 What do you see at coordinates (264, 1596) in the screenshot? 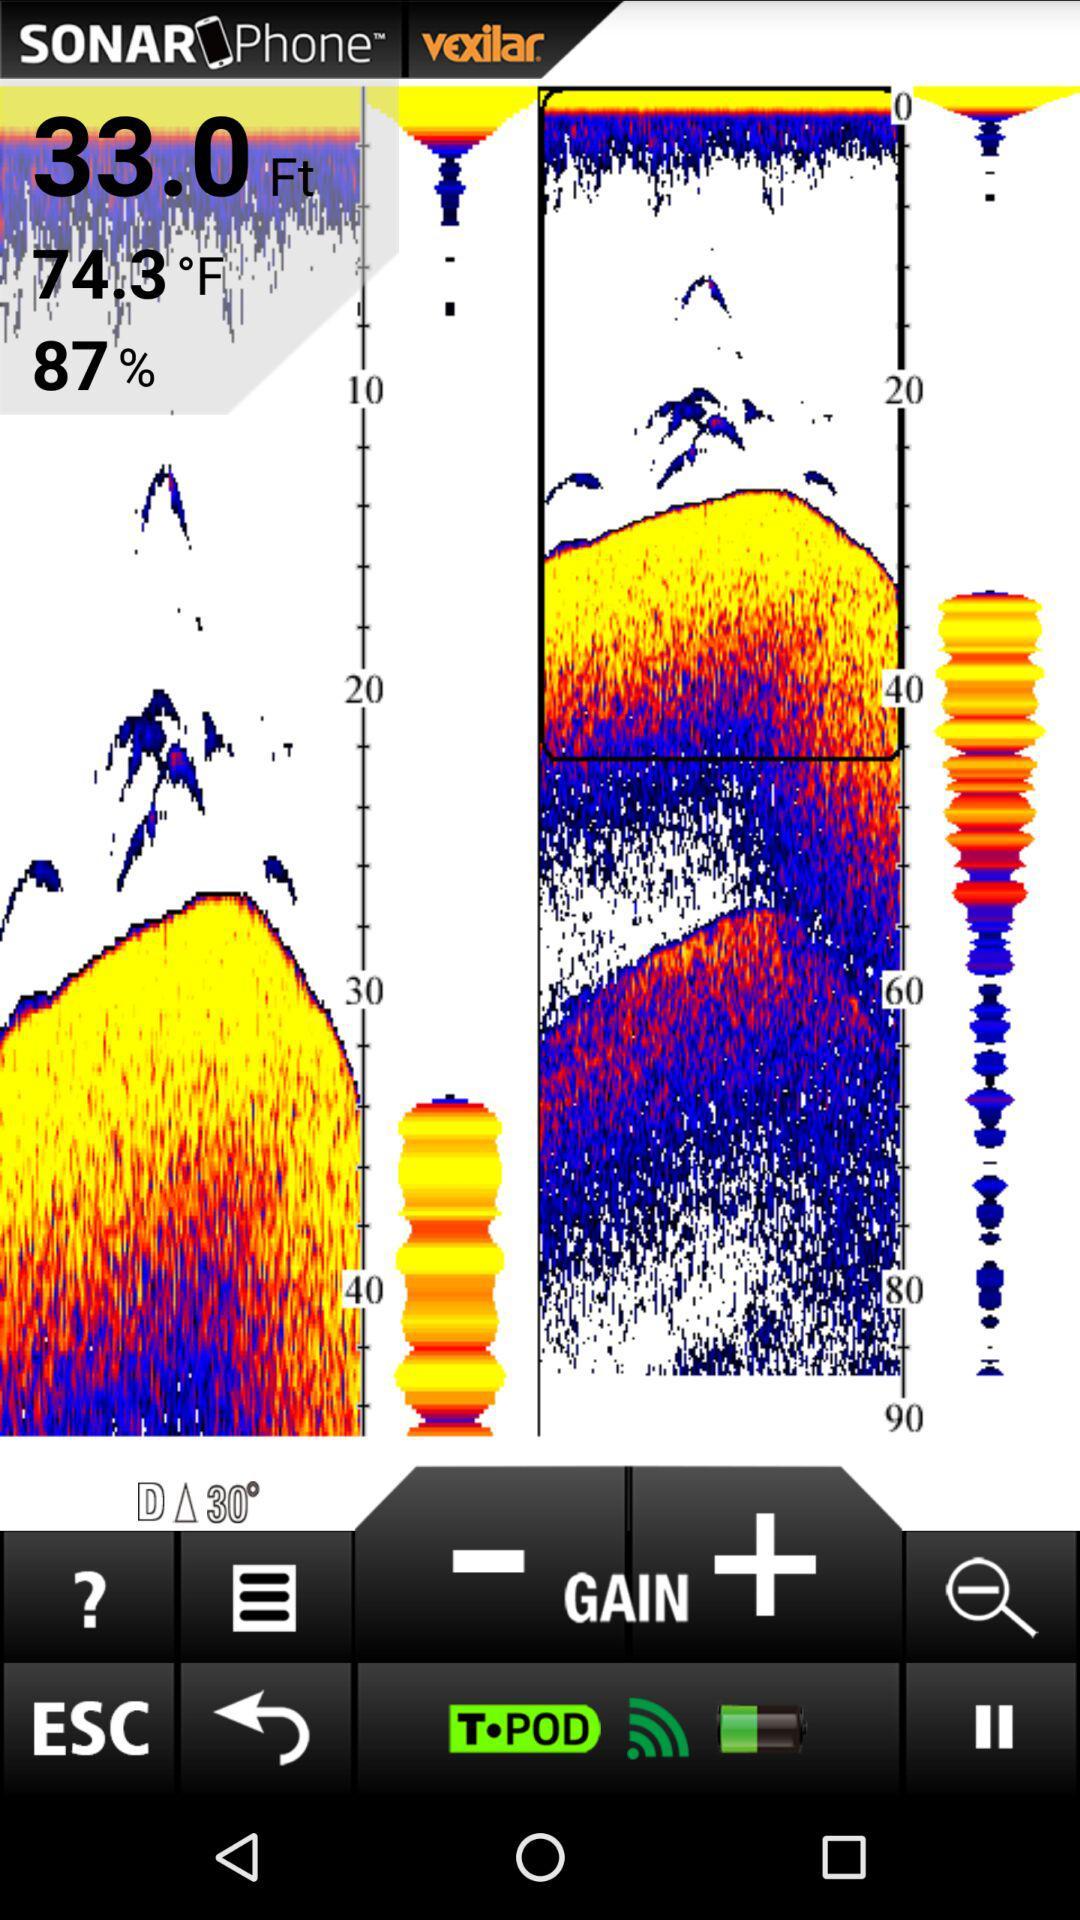
I see `list menu` at bounding box center [264, 1596].